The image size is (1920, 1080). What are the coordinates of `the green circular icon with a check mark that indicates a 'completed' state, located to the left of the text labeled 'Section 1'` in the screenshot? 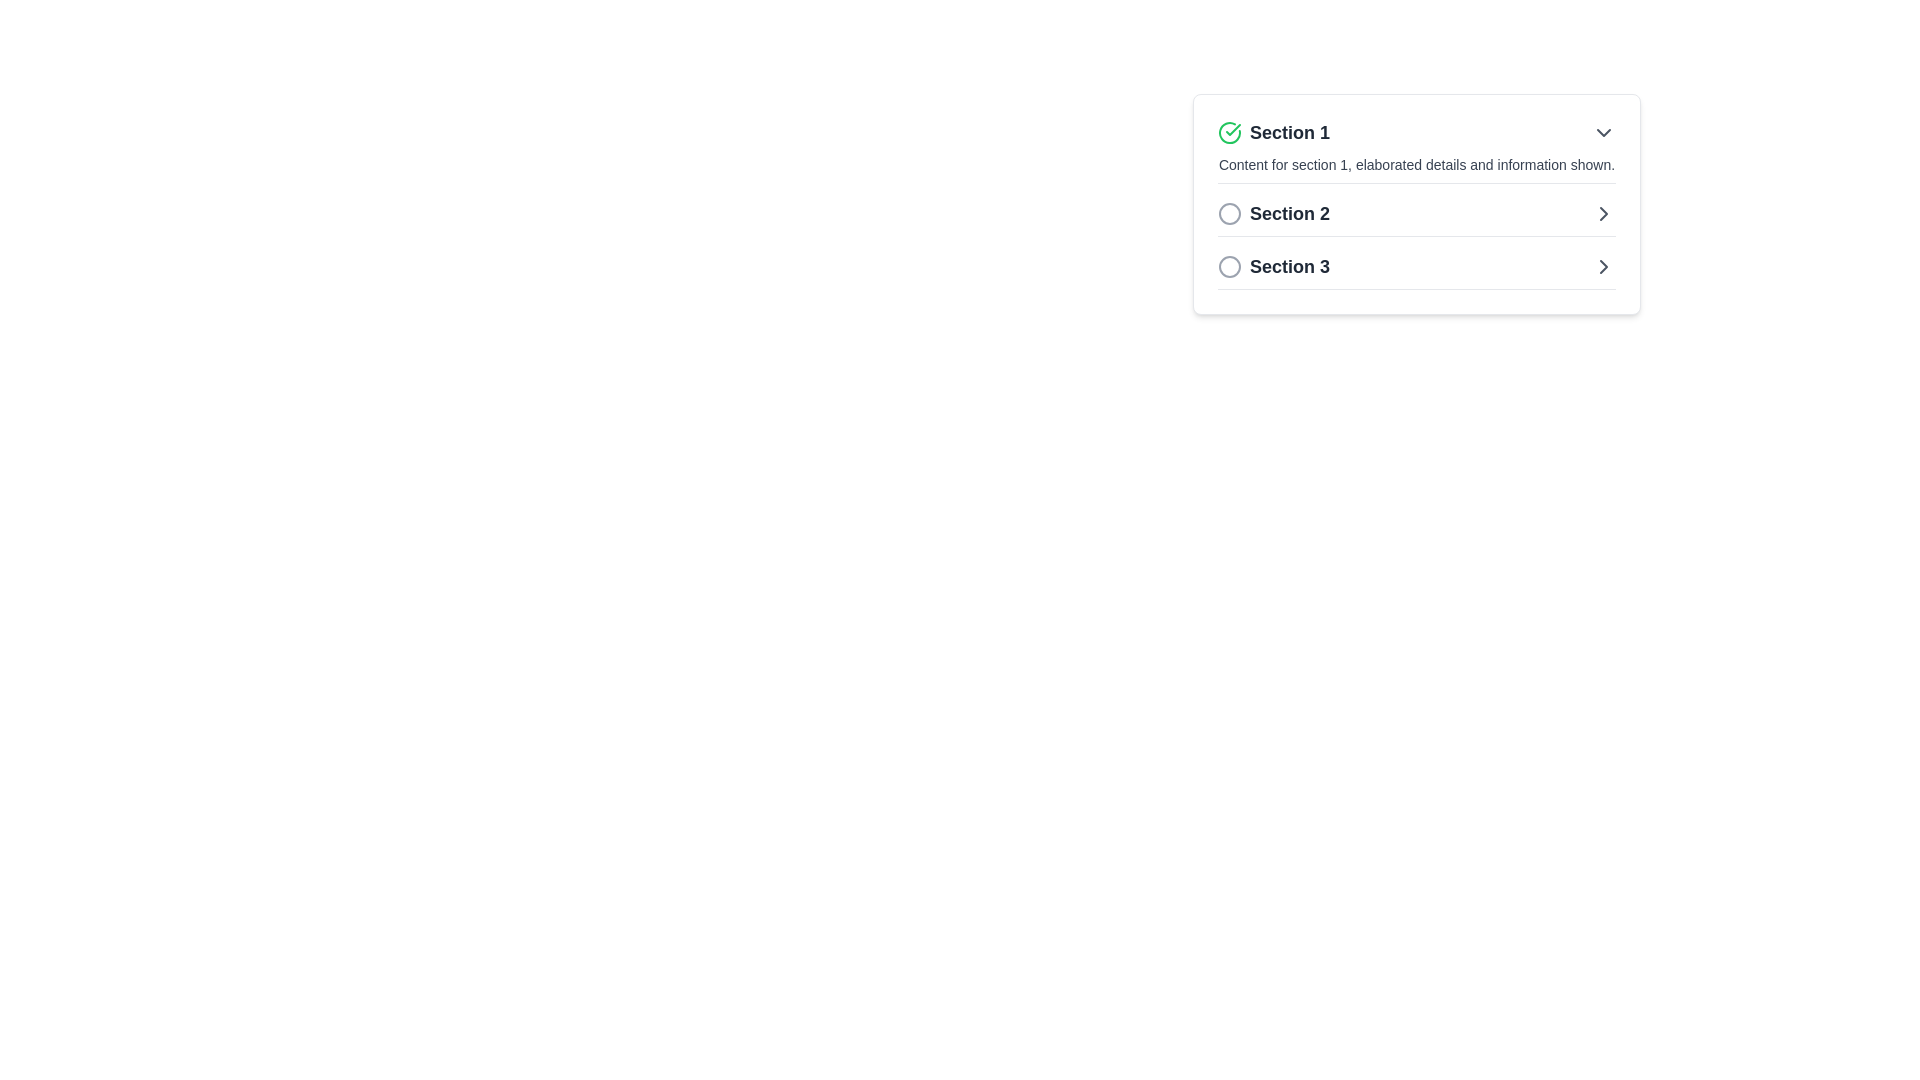 It's located at (1228, 132).